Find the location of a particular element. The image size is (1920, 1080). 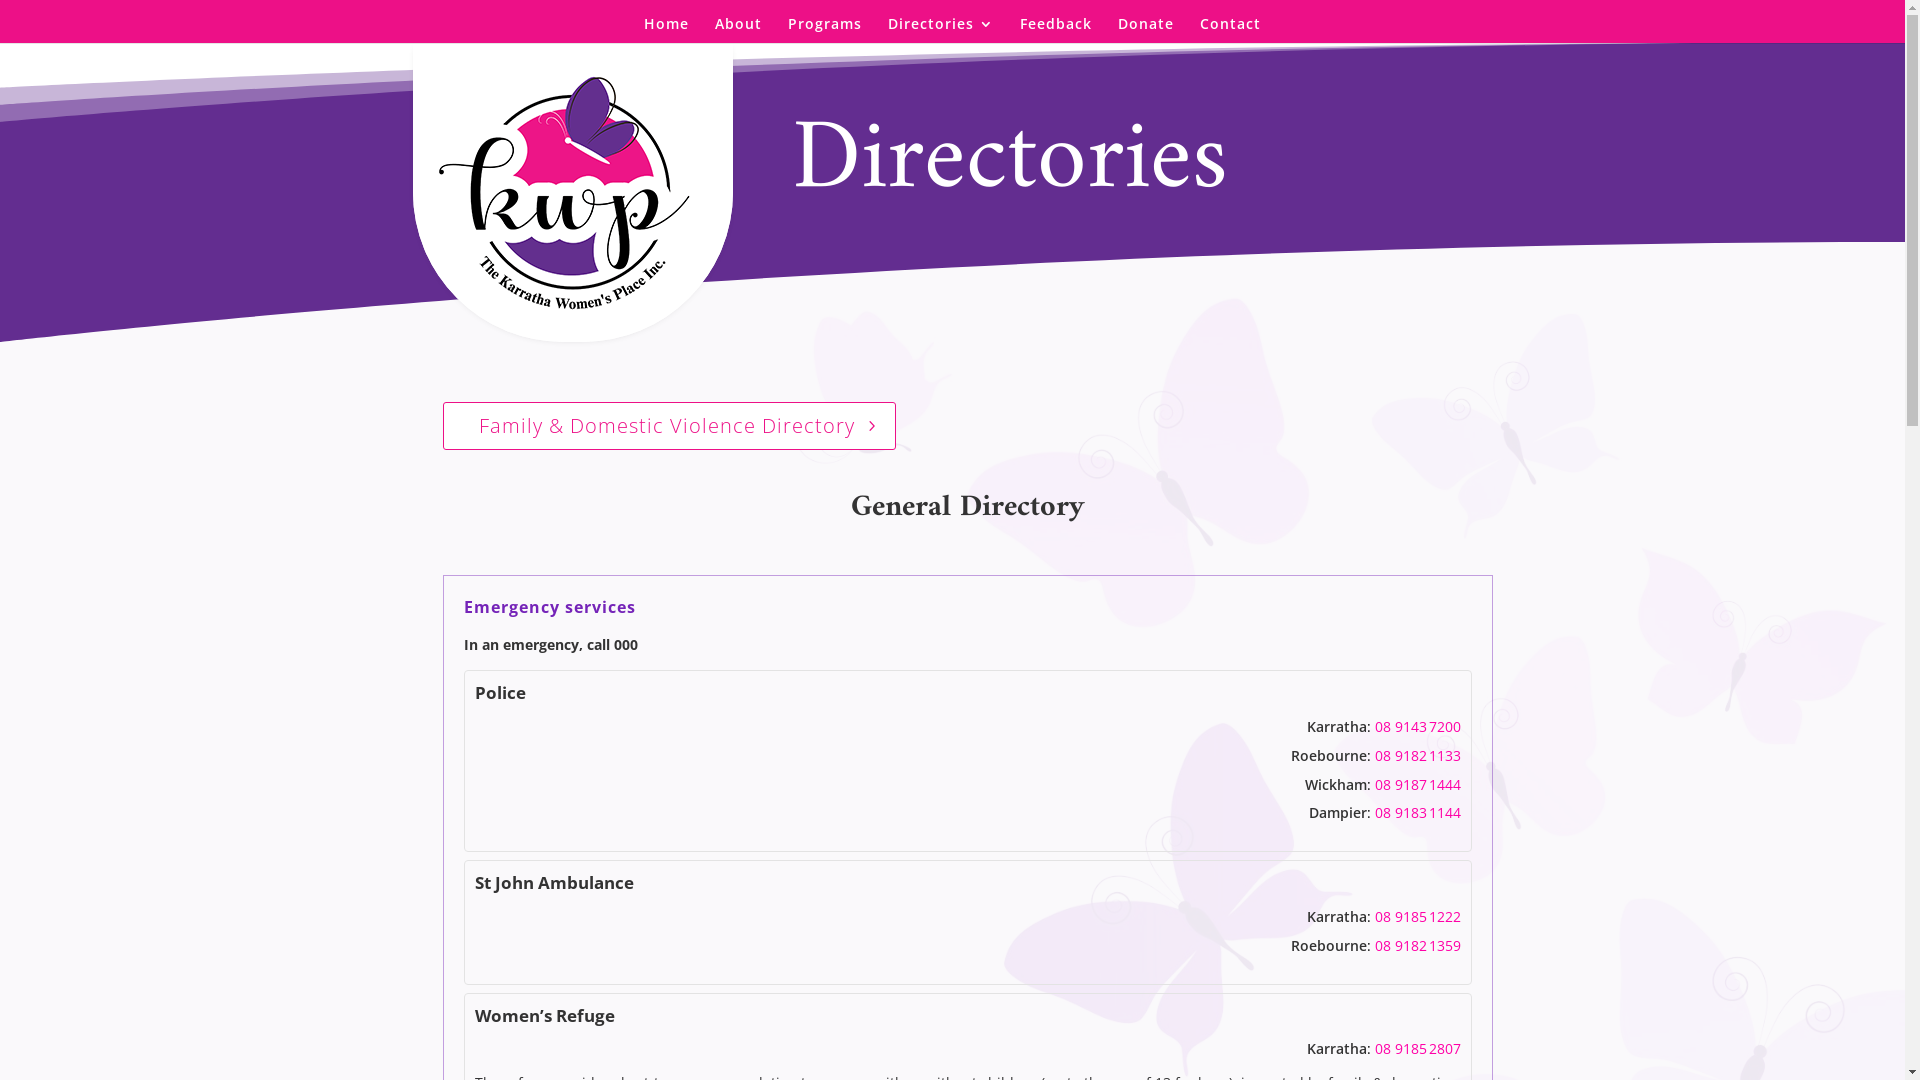

'Home' is located at coordinates (666, 30).